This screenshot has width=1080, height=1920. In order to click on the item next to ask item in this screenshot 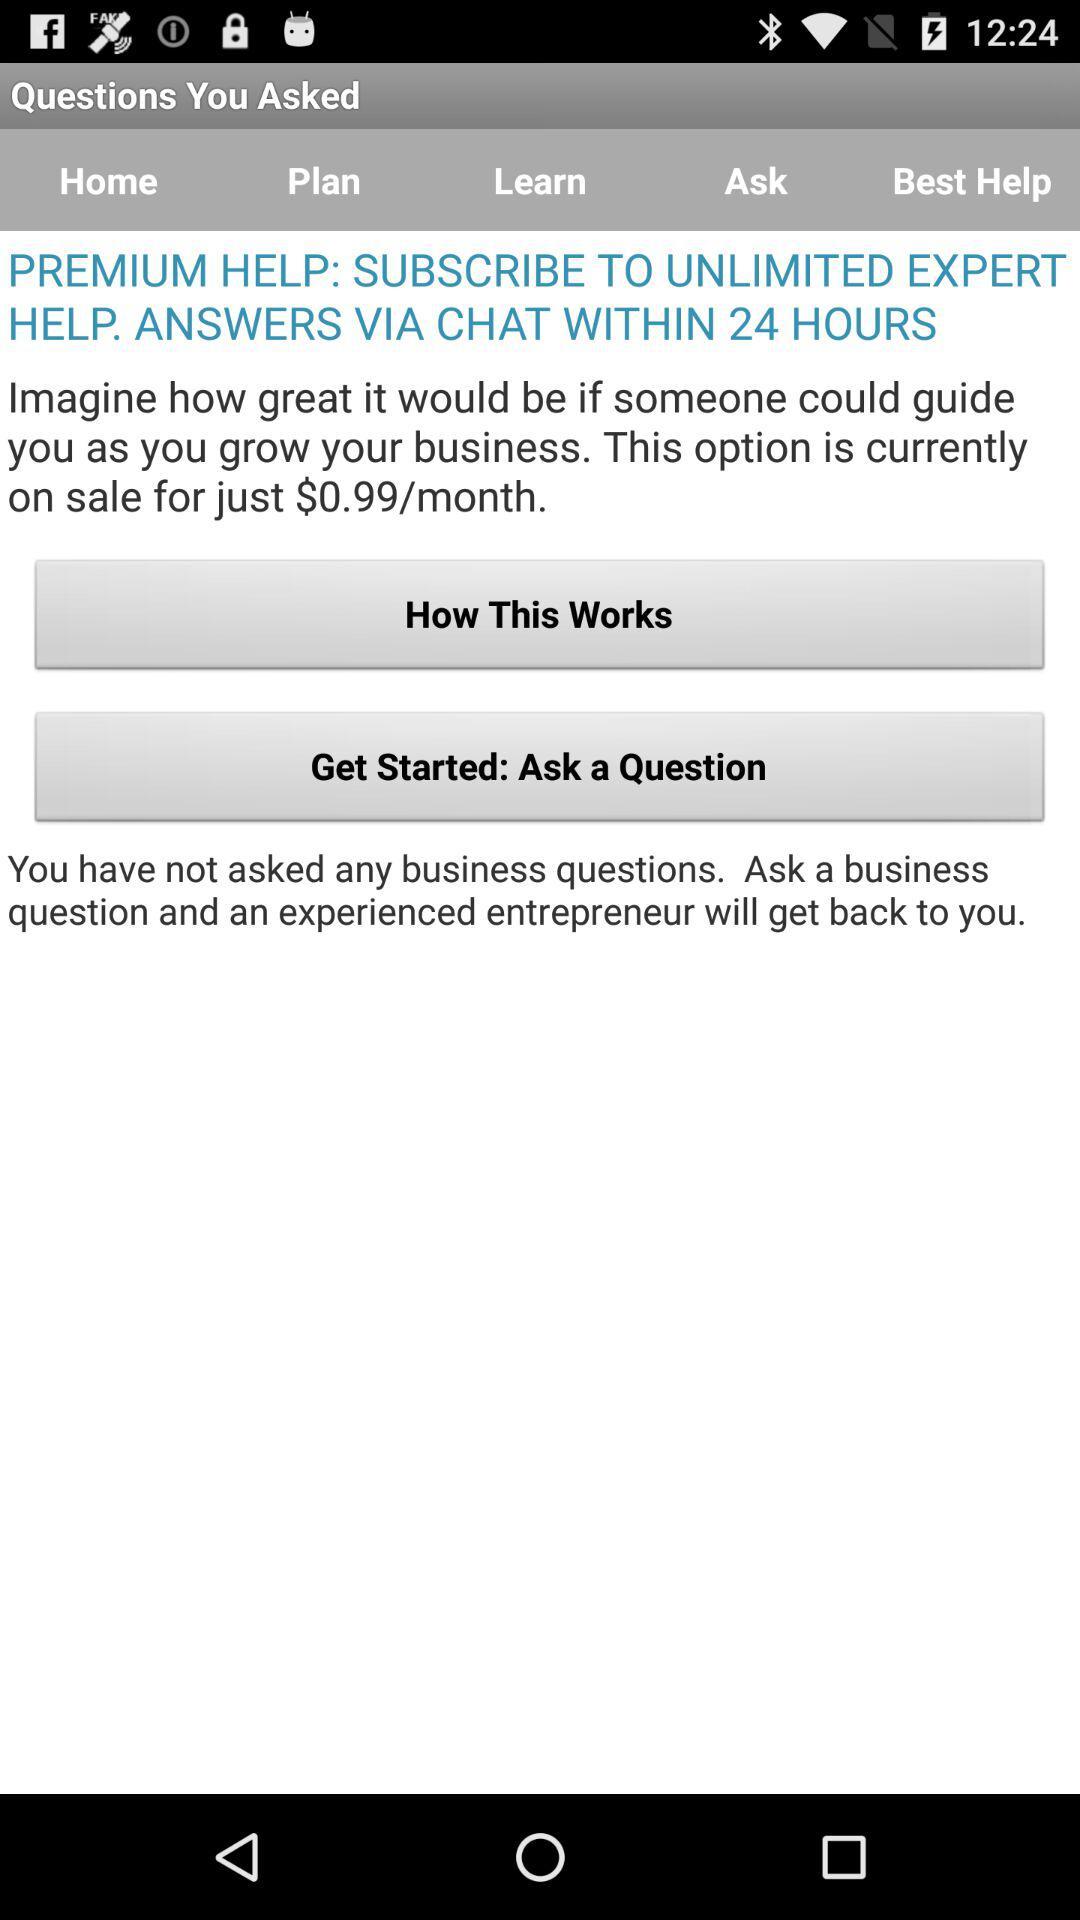, I will do `click(540, 180)`.